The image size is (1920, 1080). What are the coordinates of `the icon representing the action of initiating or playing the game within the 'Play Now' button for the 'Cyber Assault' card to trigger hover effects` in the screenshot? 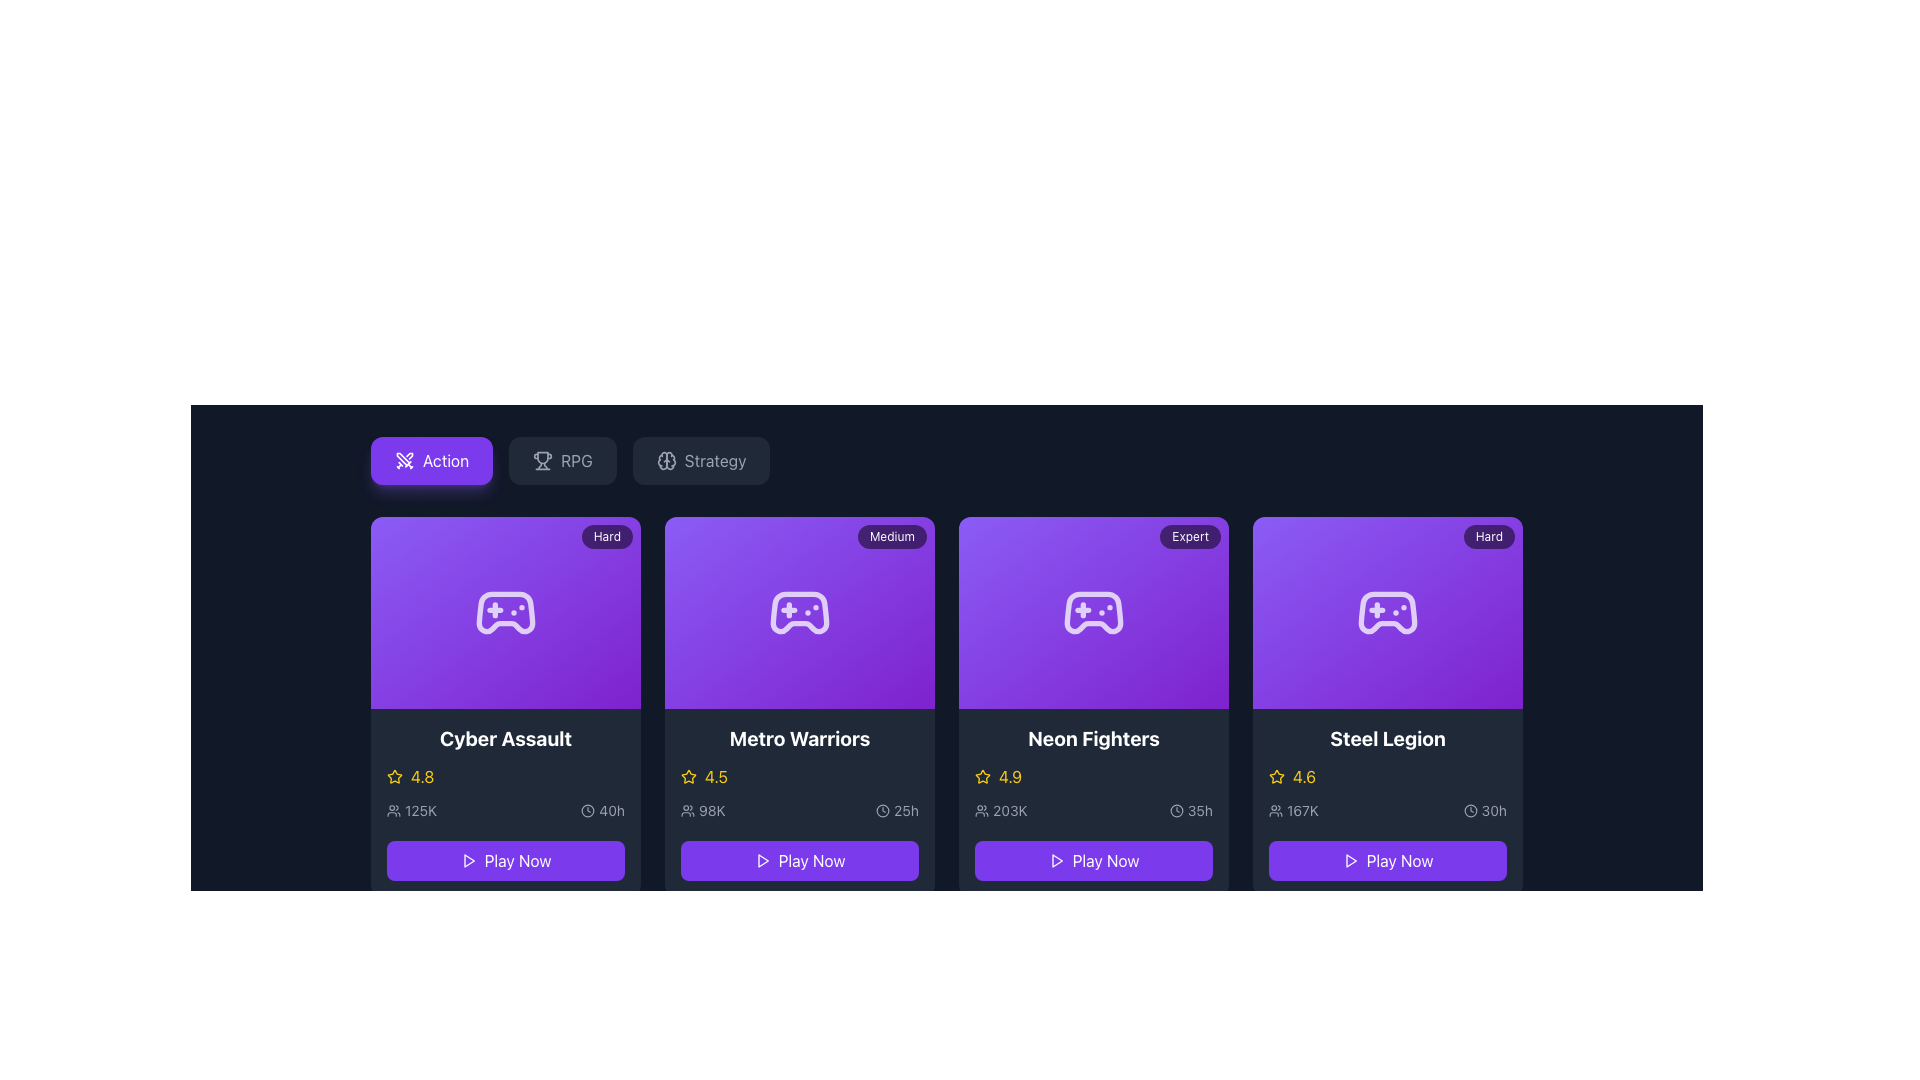 It's located at (467, 859).